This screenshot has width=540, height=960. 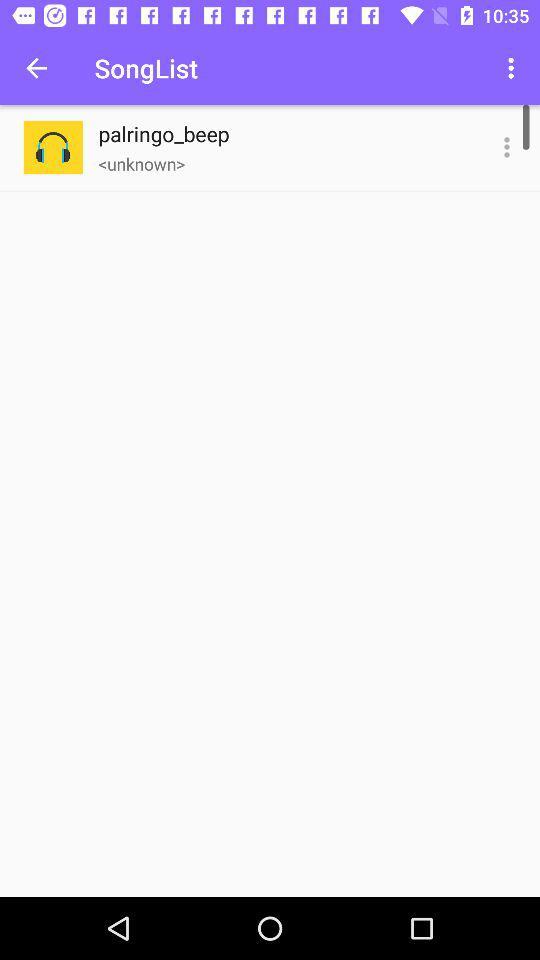 What do you see at coordinates (36, 68) in the screenshot?
I see `the item to the left of the songlist icon` at bounding box center [36, 68].